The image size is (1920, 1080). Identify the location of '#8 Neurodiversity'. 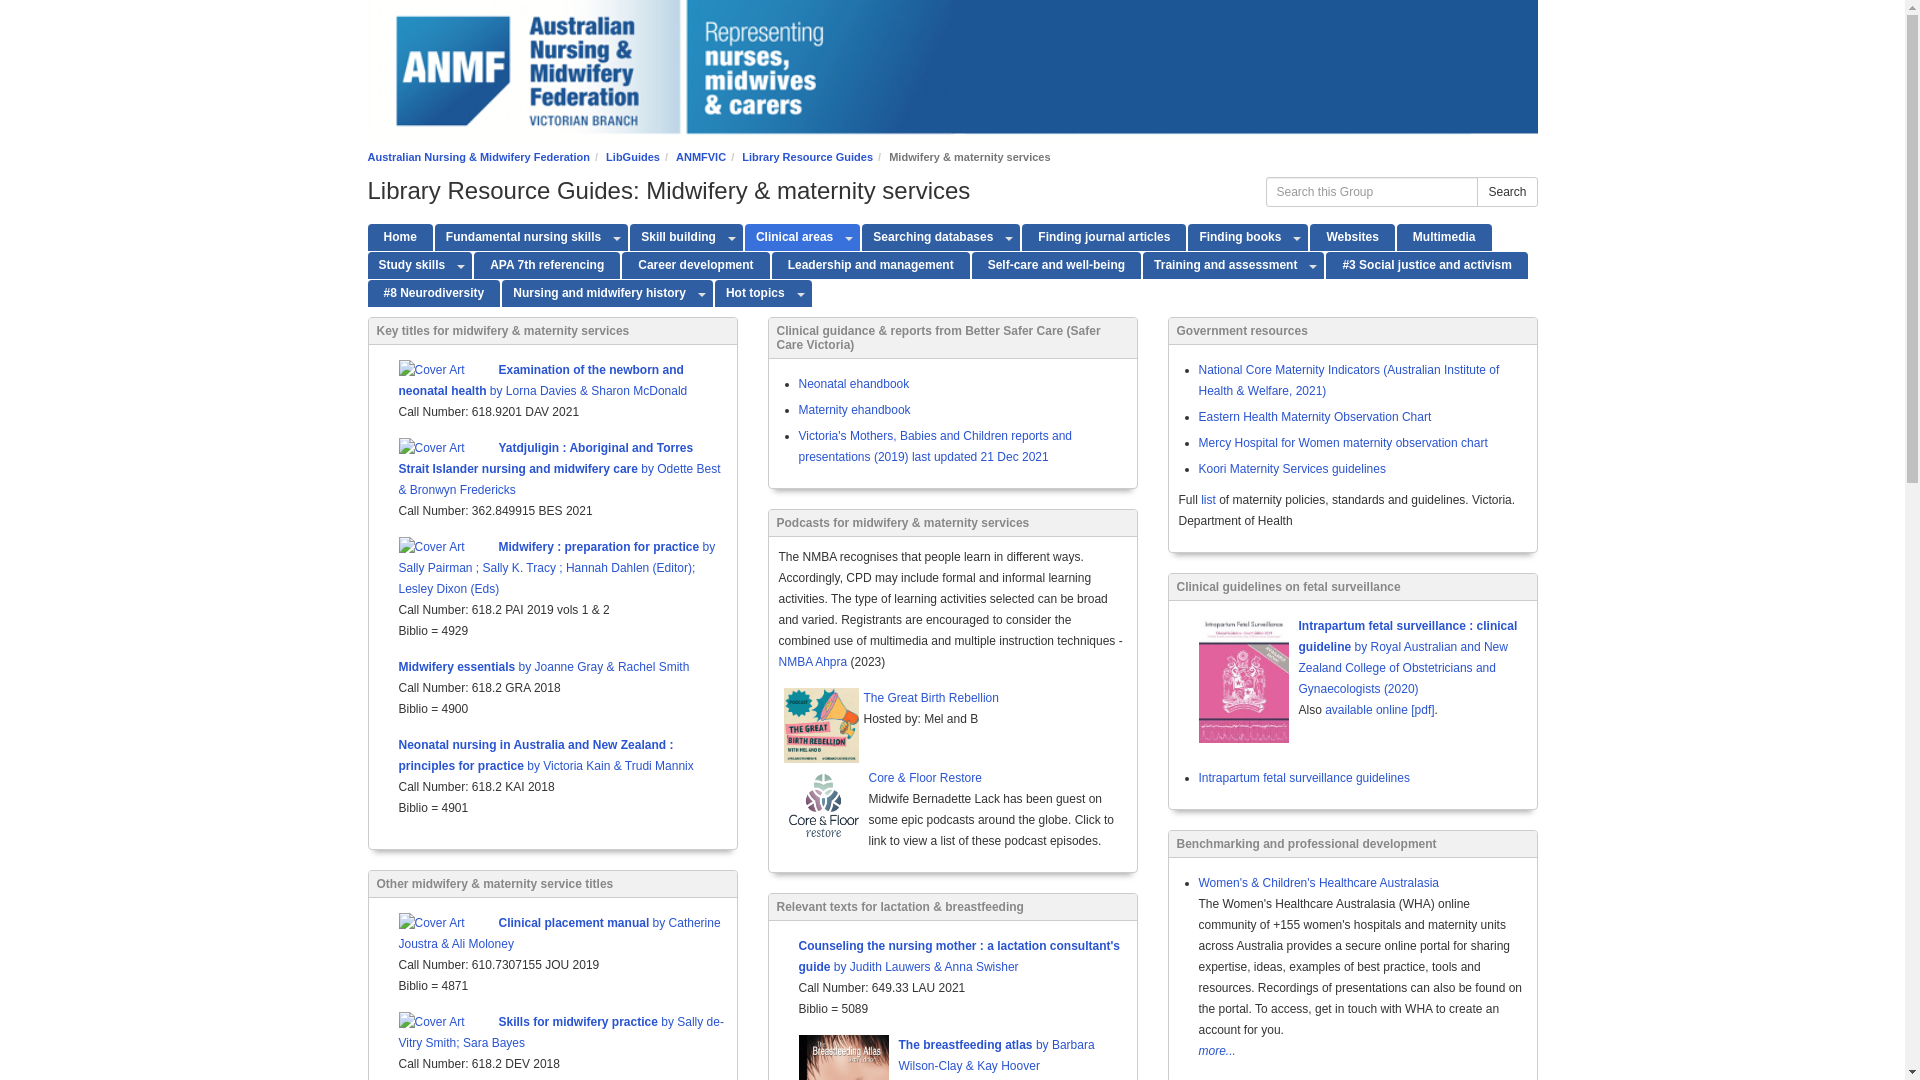
(433, 293).